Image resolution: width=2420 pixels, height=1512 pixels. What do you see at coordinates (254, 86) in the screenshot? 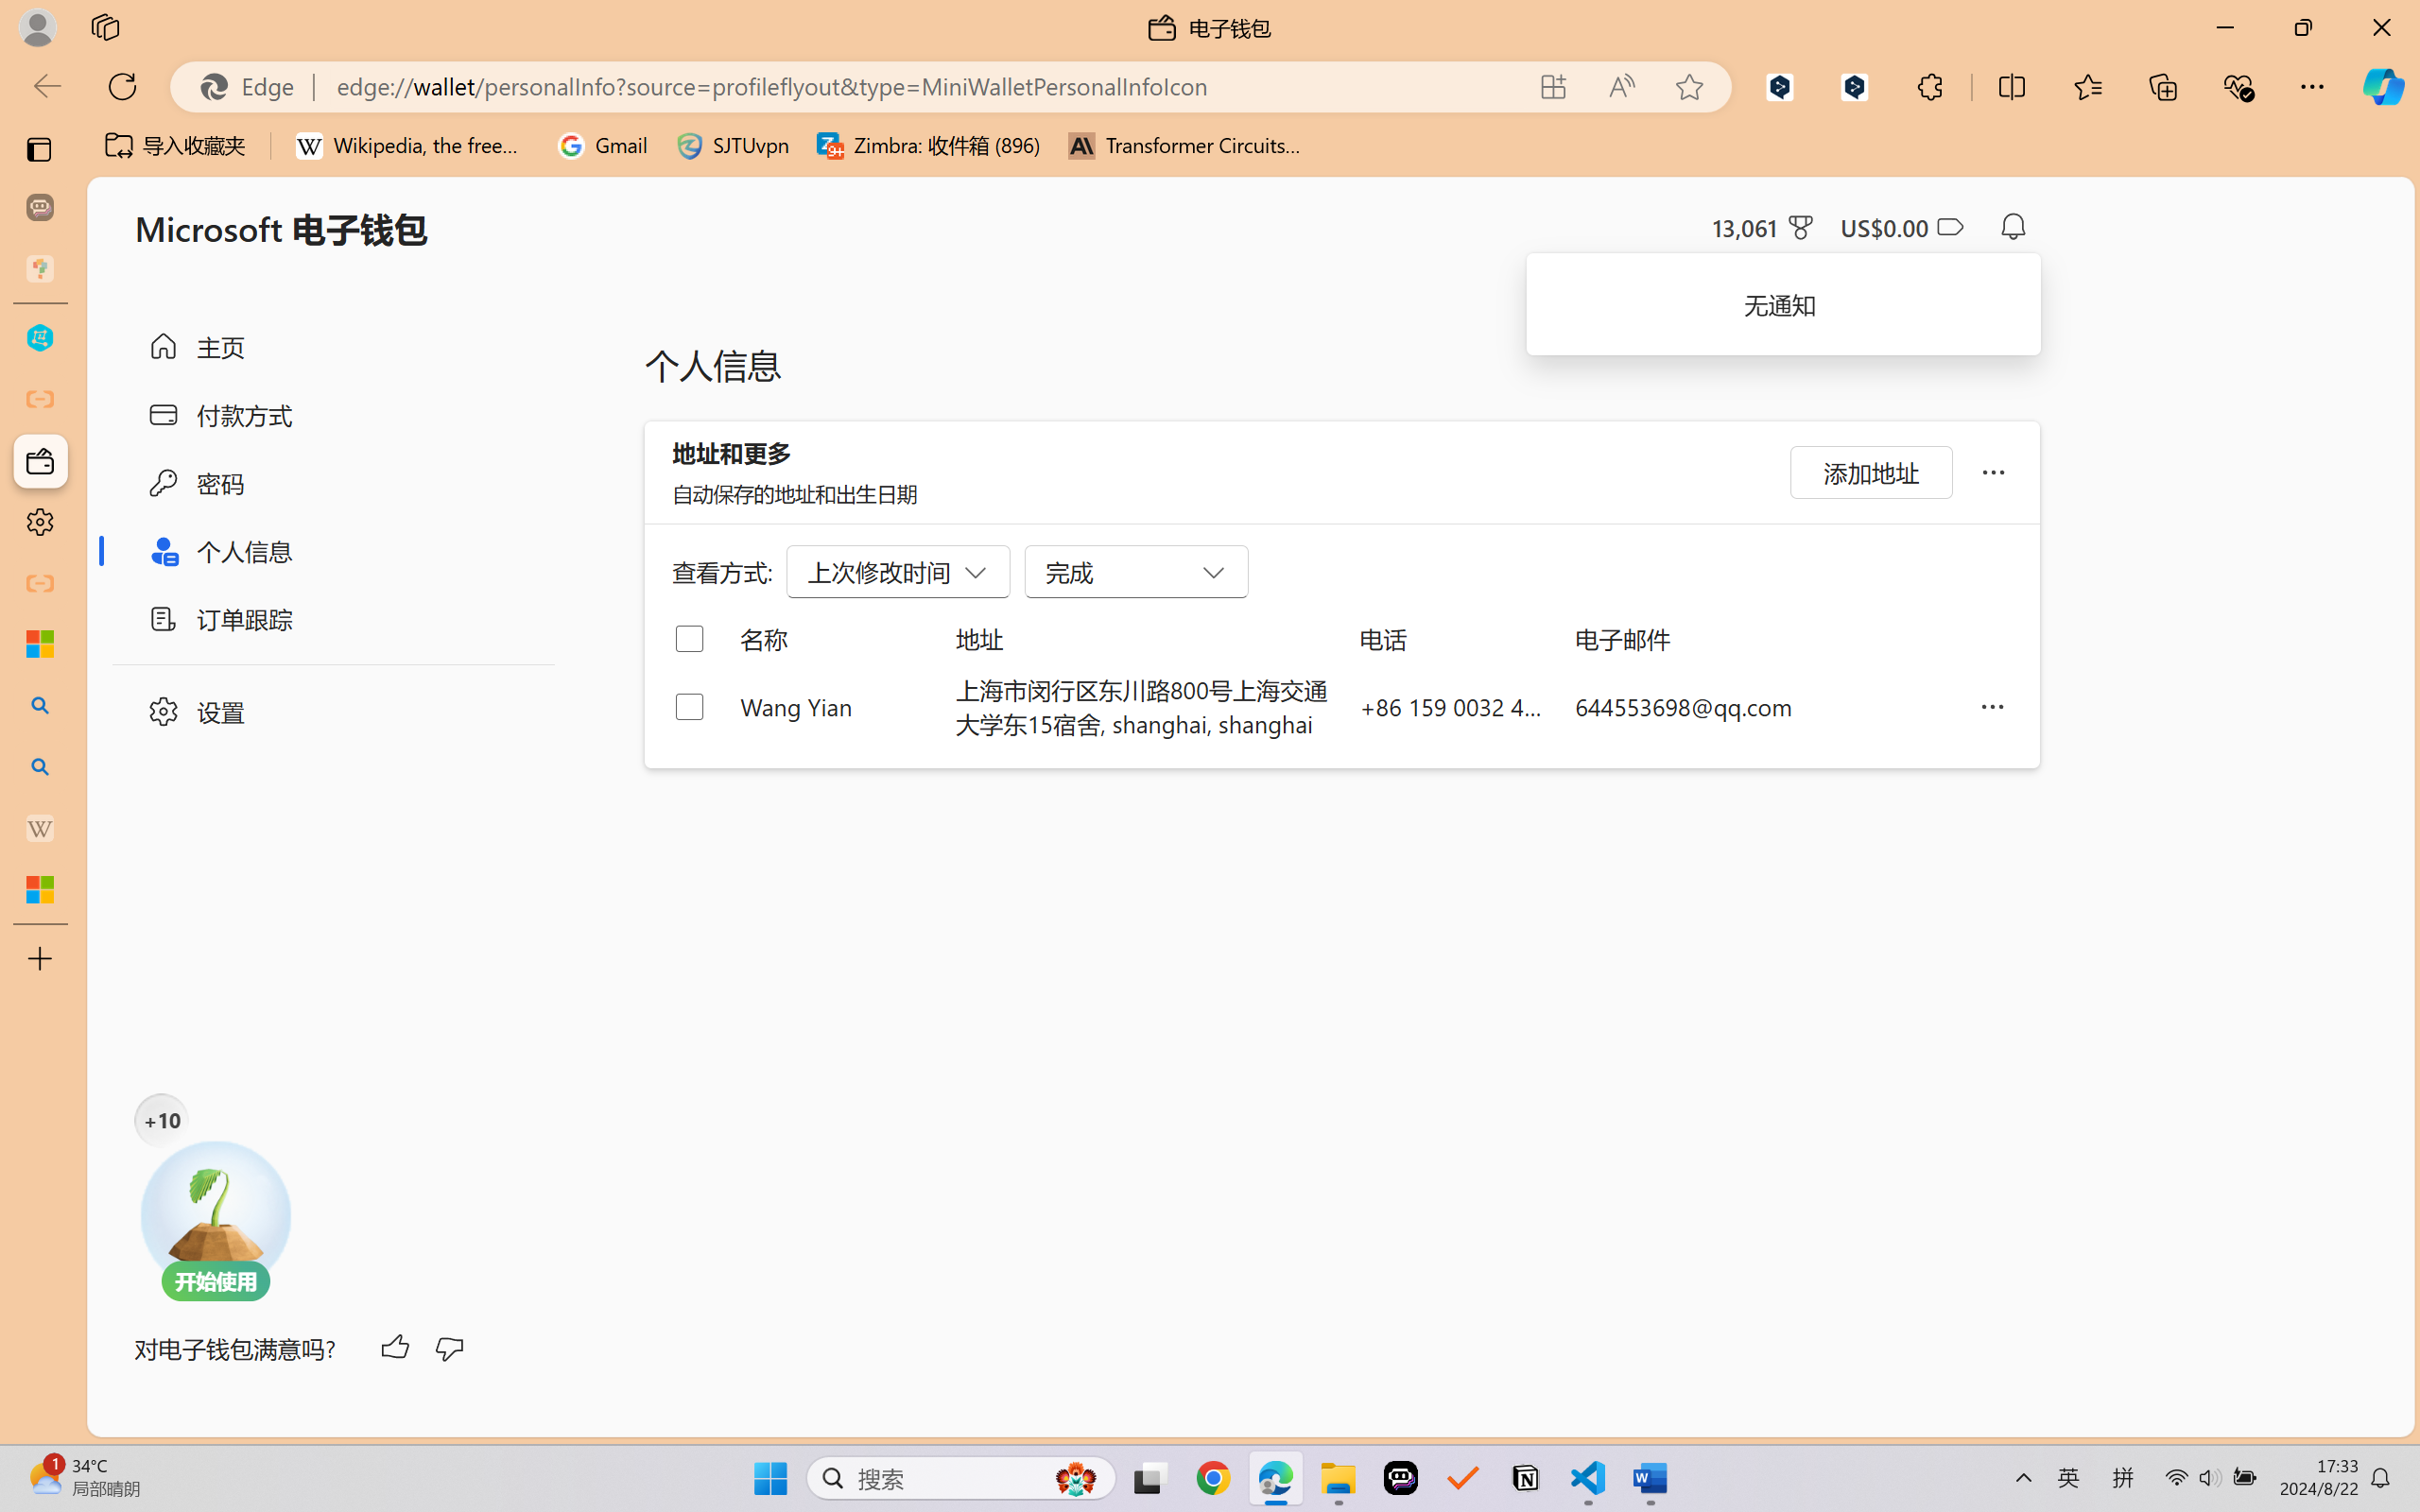
I see `'Edge'` at bounding box center [254, 86].